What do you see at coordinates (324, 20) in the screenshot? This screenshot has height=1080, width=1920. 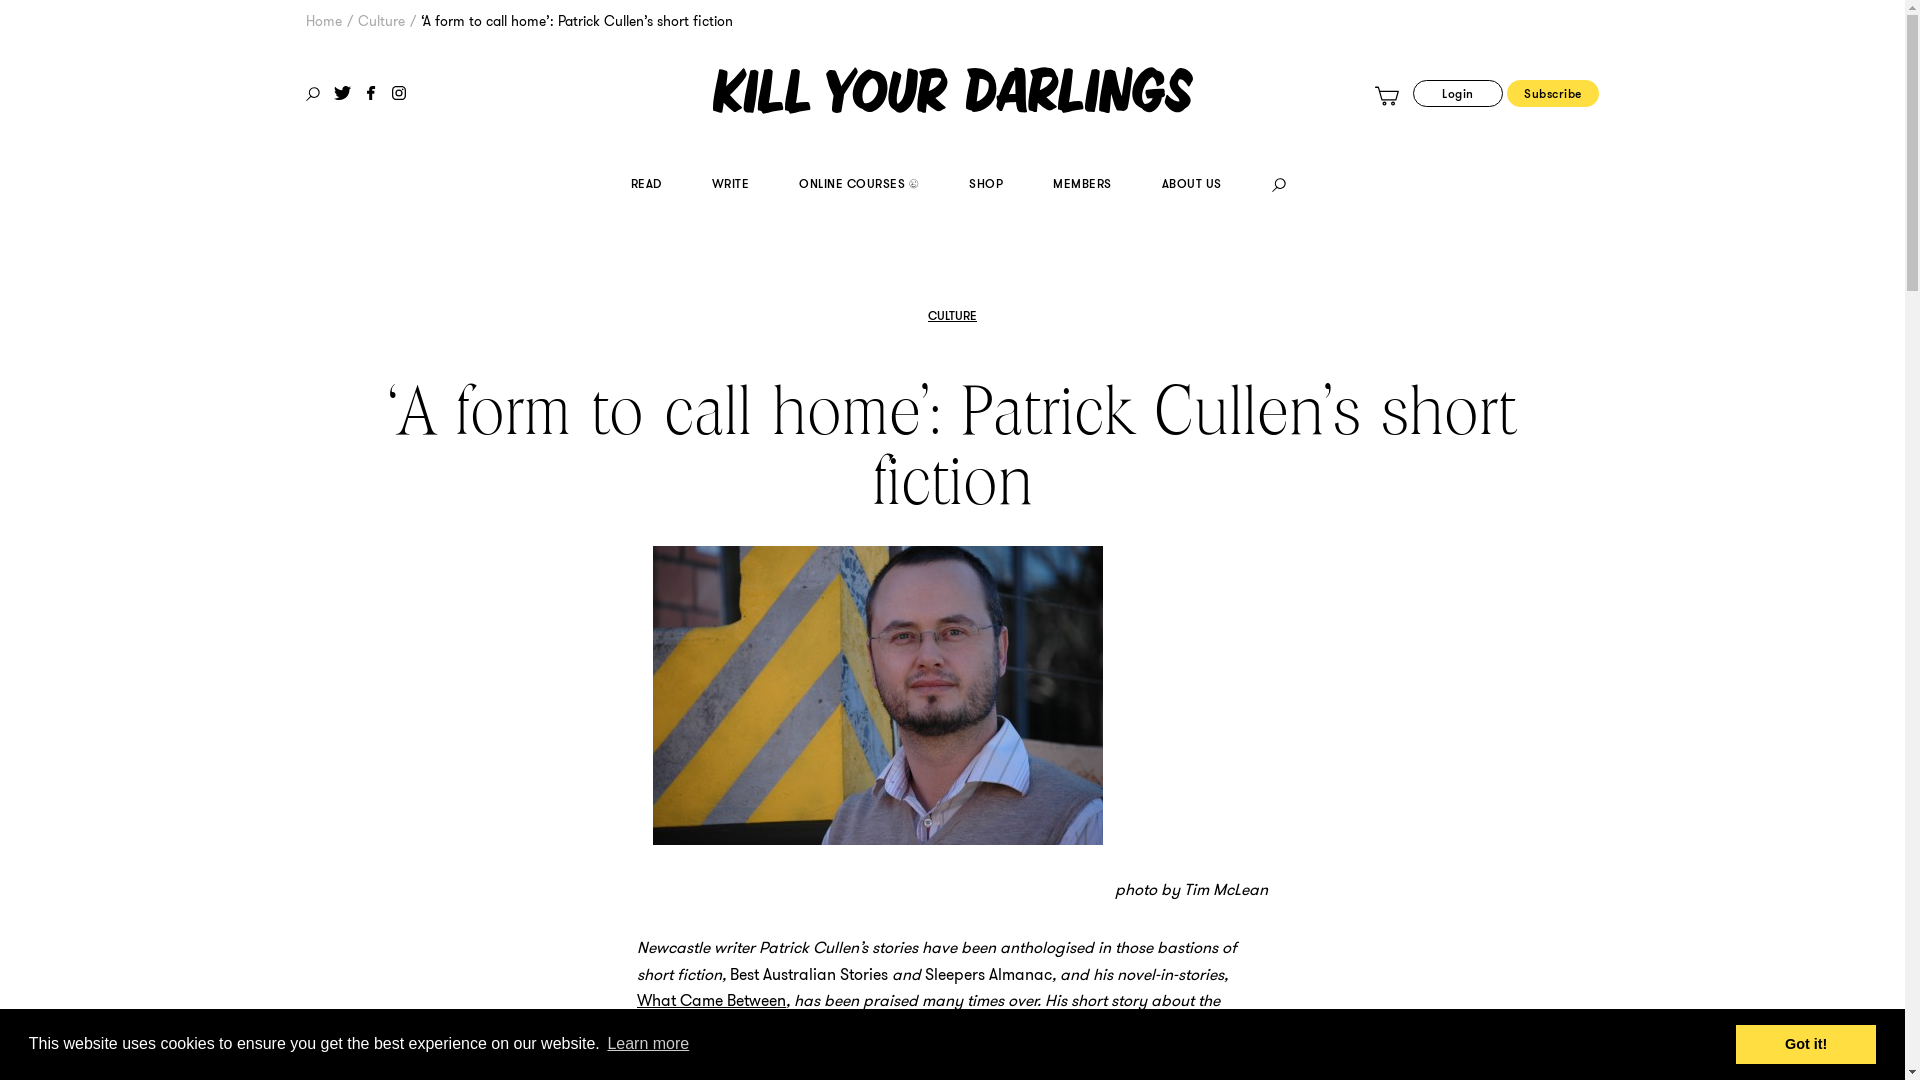 I see `'Home'` at bounding box center [324, 20].